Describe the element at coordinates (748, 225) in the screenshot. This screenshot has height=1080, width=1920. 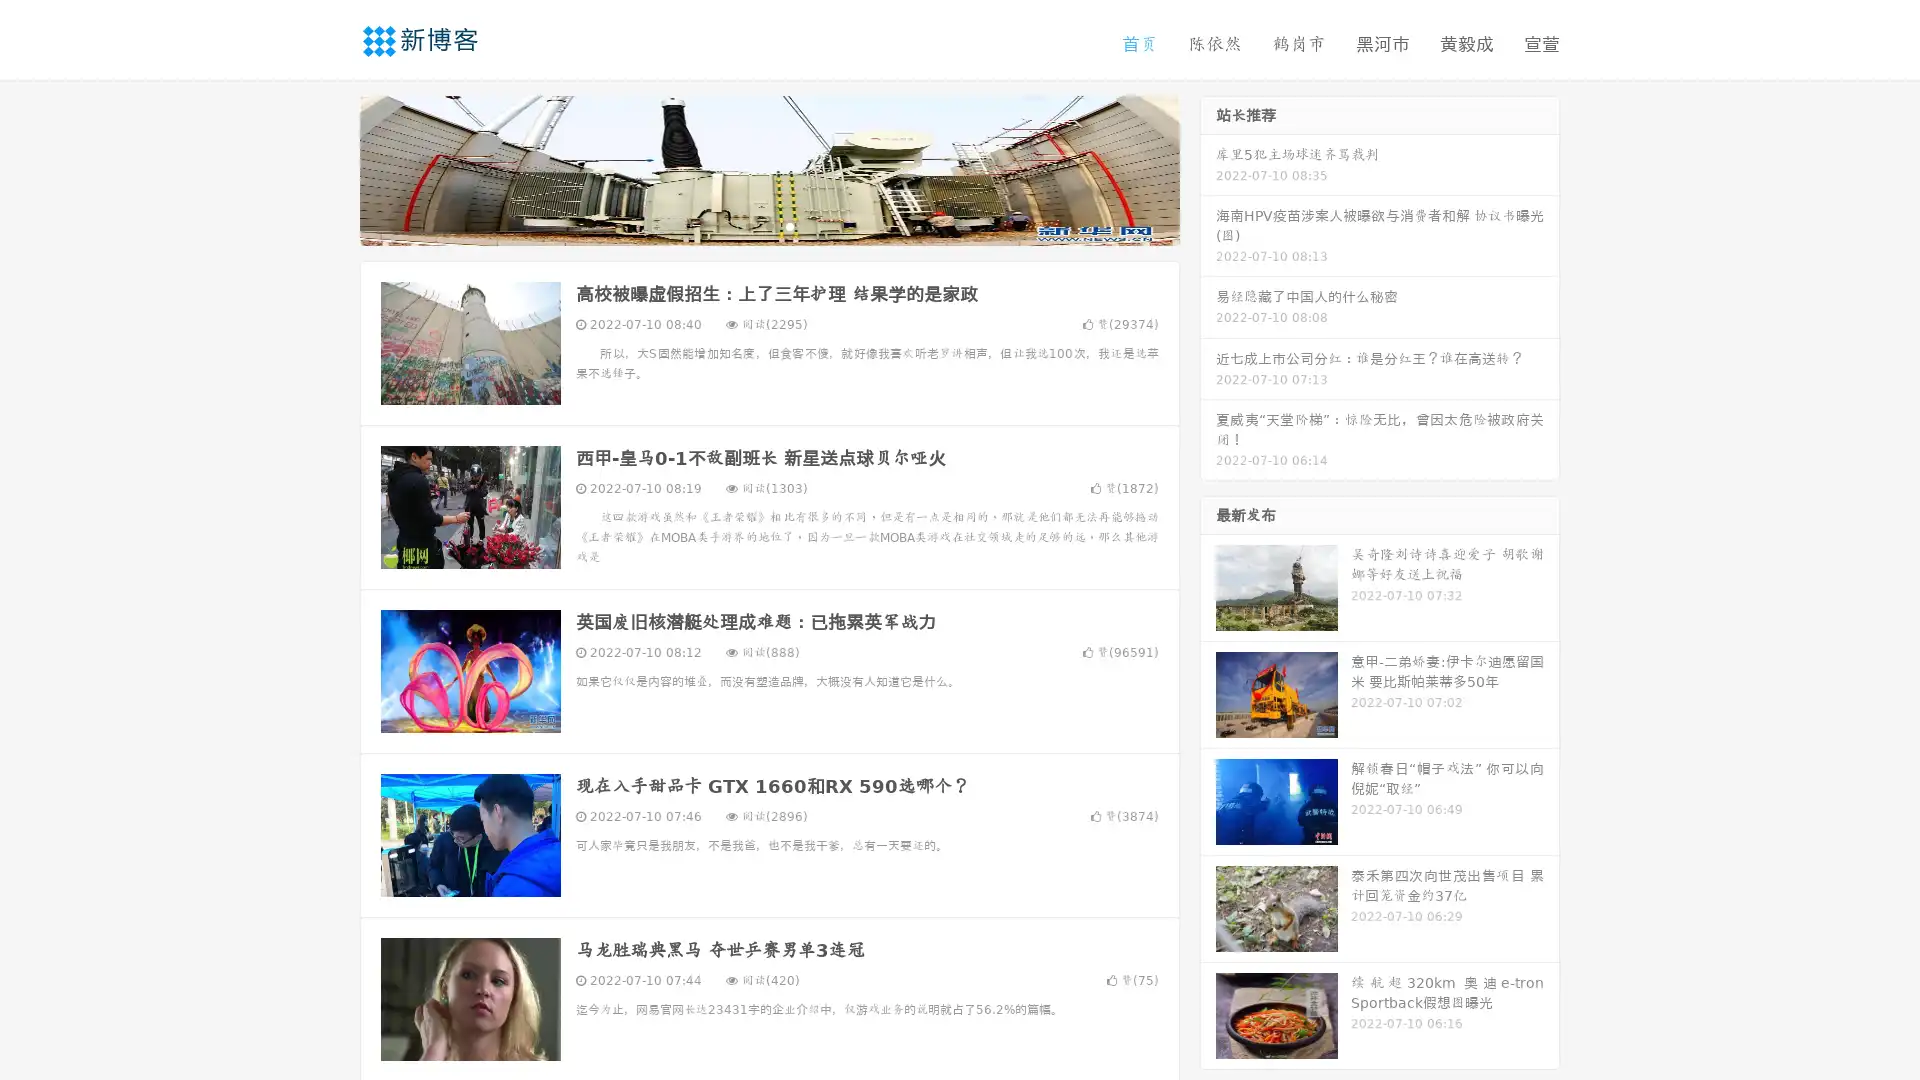
I see `Go to slide 1` at that location.